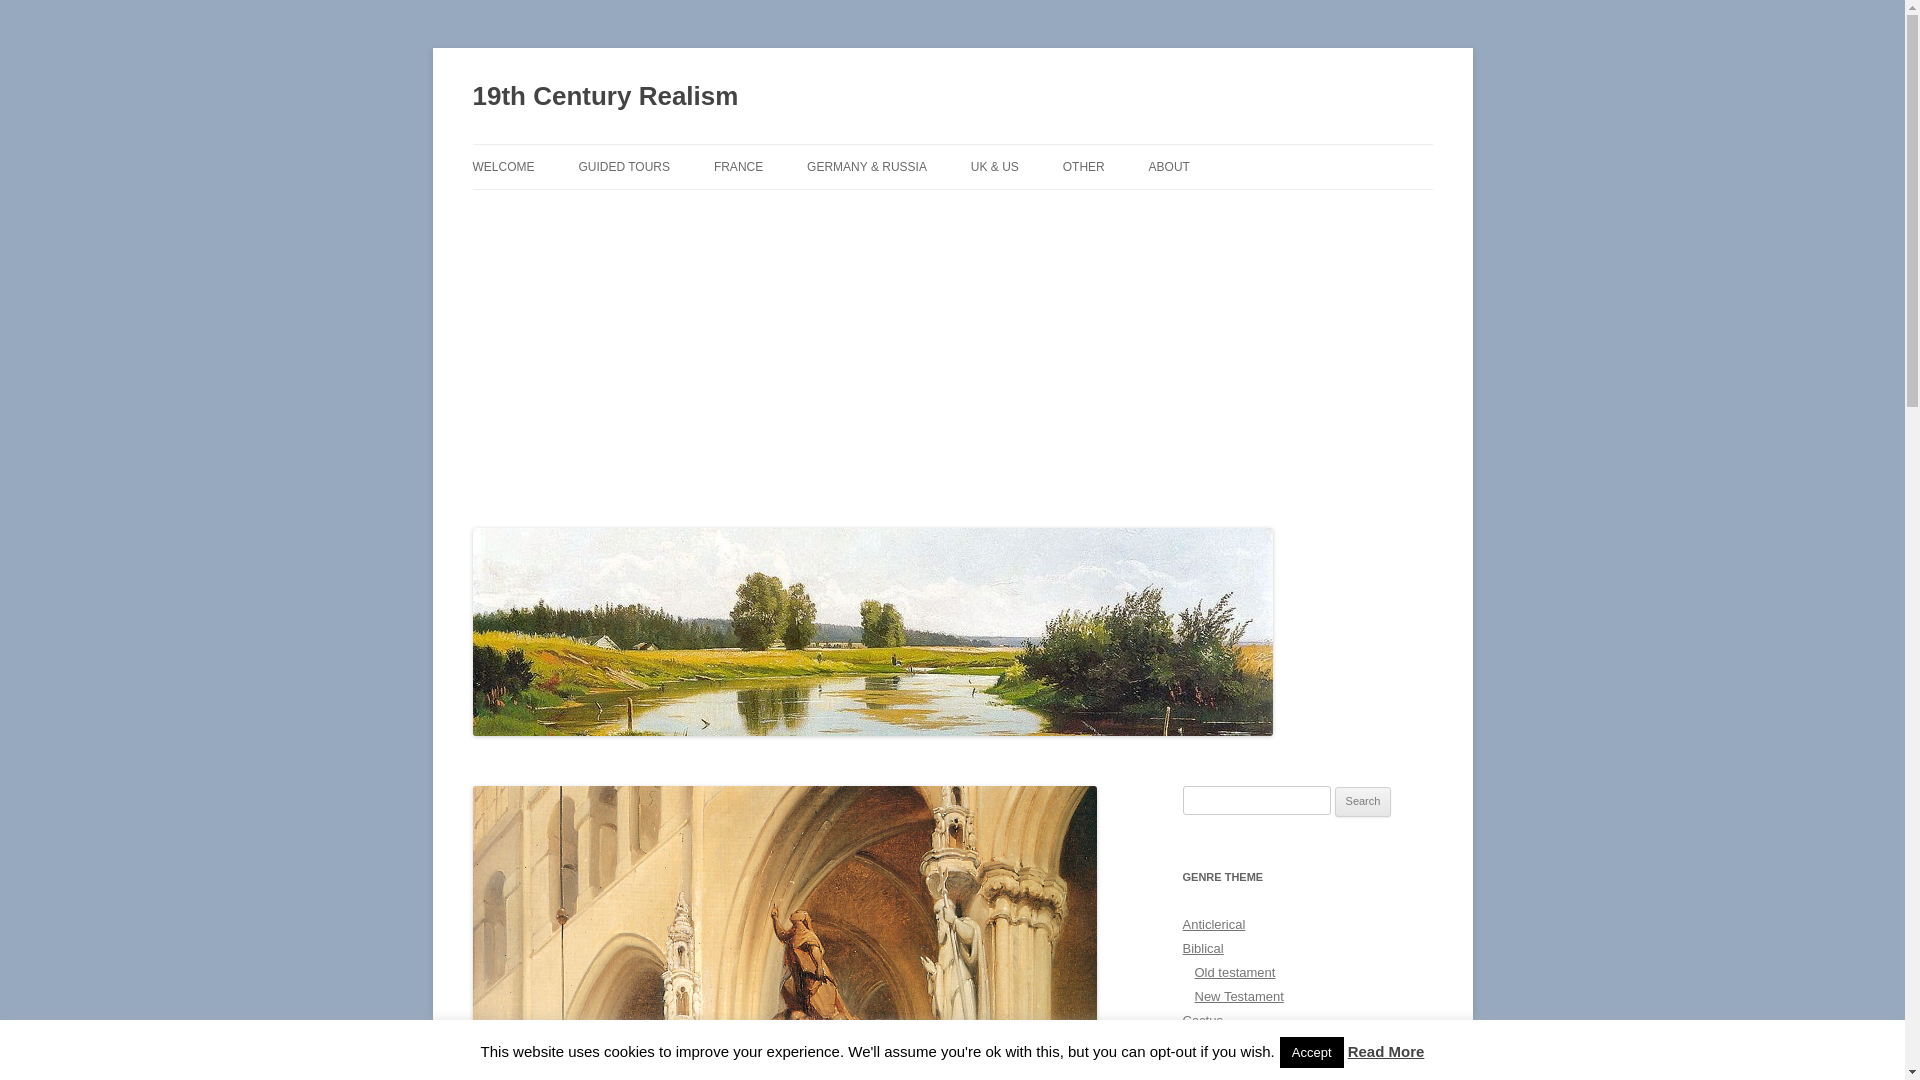 Image resolution: width=1920 pixels, height=1080 pixels. What do you see at coordinates (1348, 1050) in the screenshot?
I see `'Read More'` at bounding box center [1348, 1050].